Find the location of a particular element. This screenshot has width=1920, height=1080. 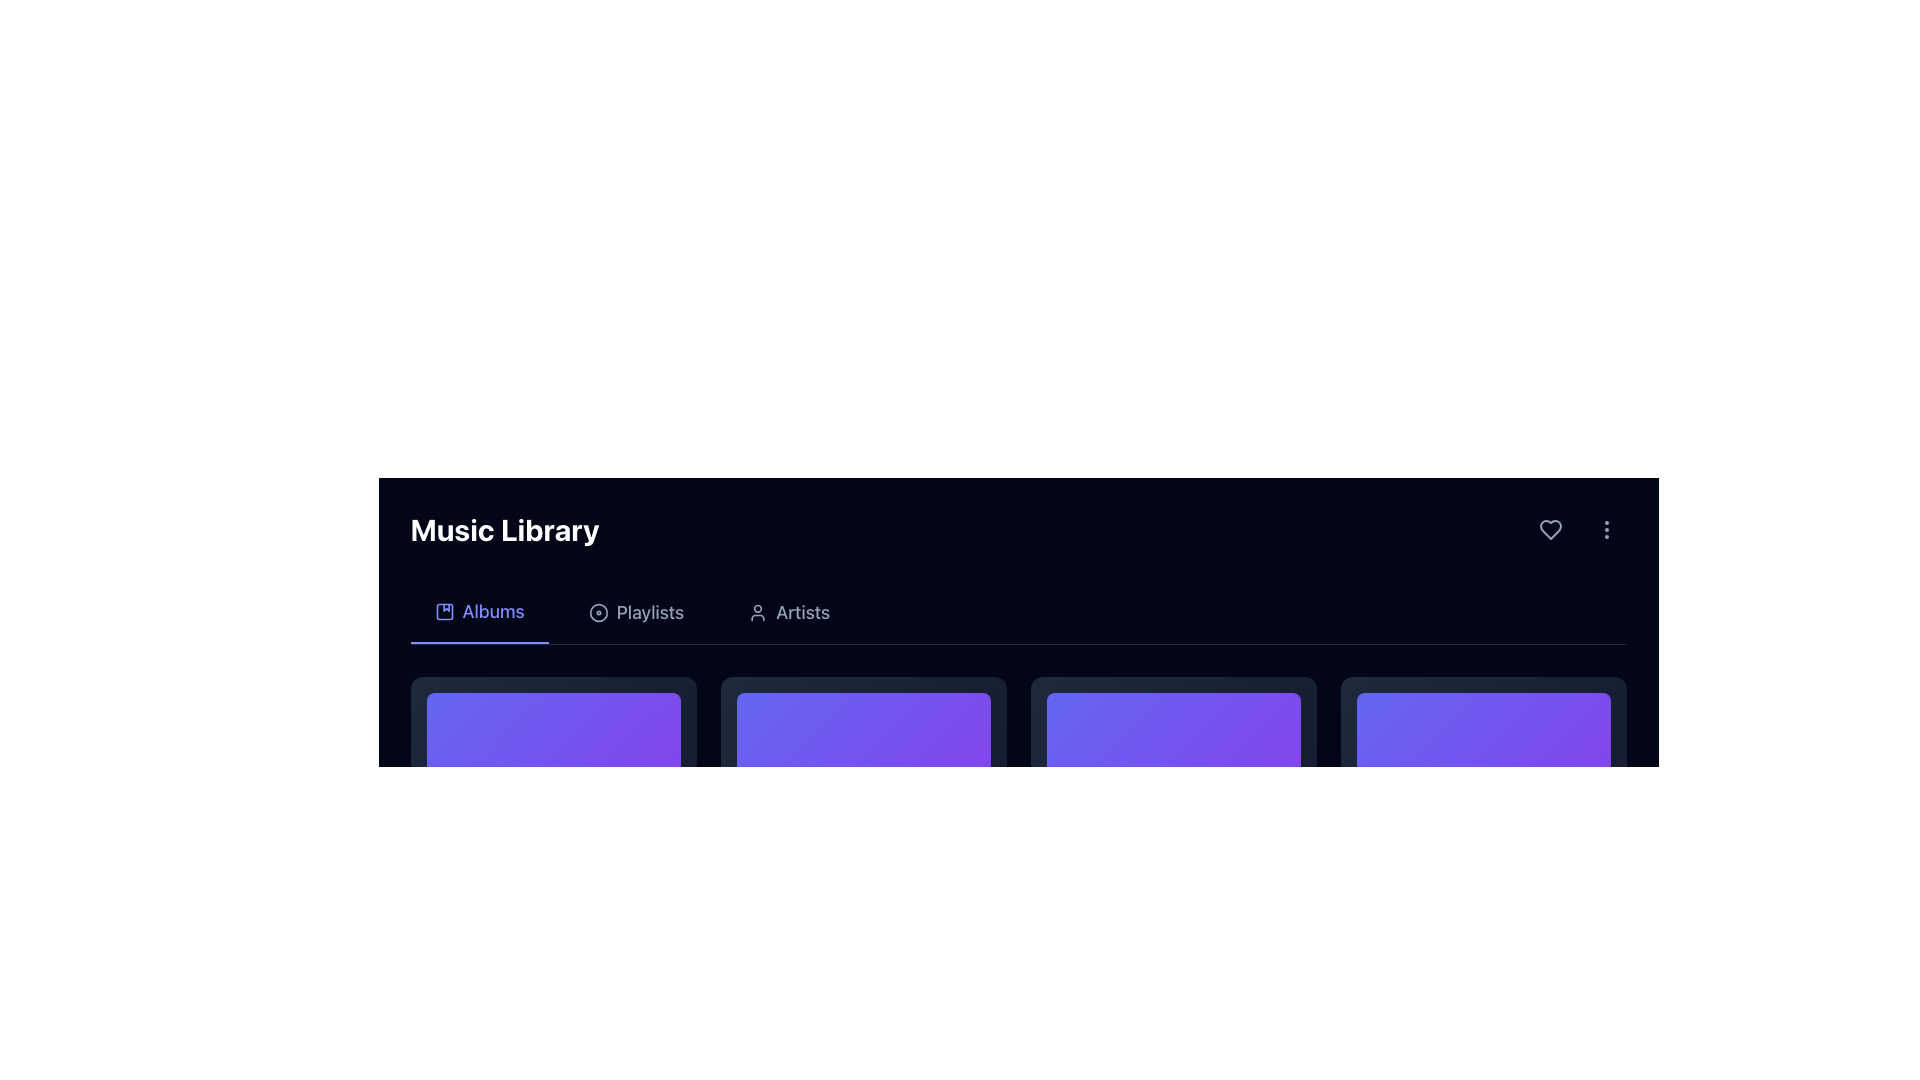

header text element indicating the current section's context titled 'Music Library', which is located towards the left side above navigational options is located at coordinates (505, 528).